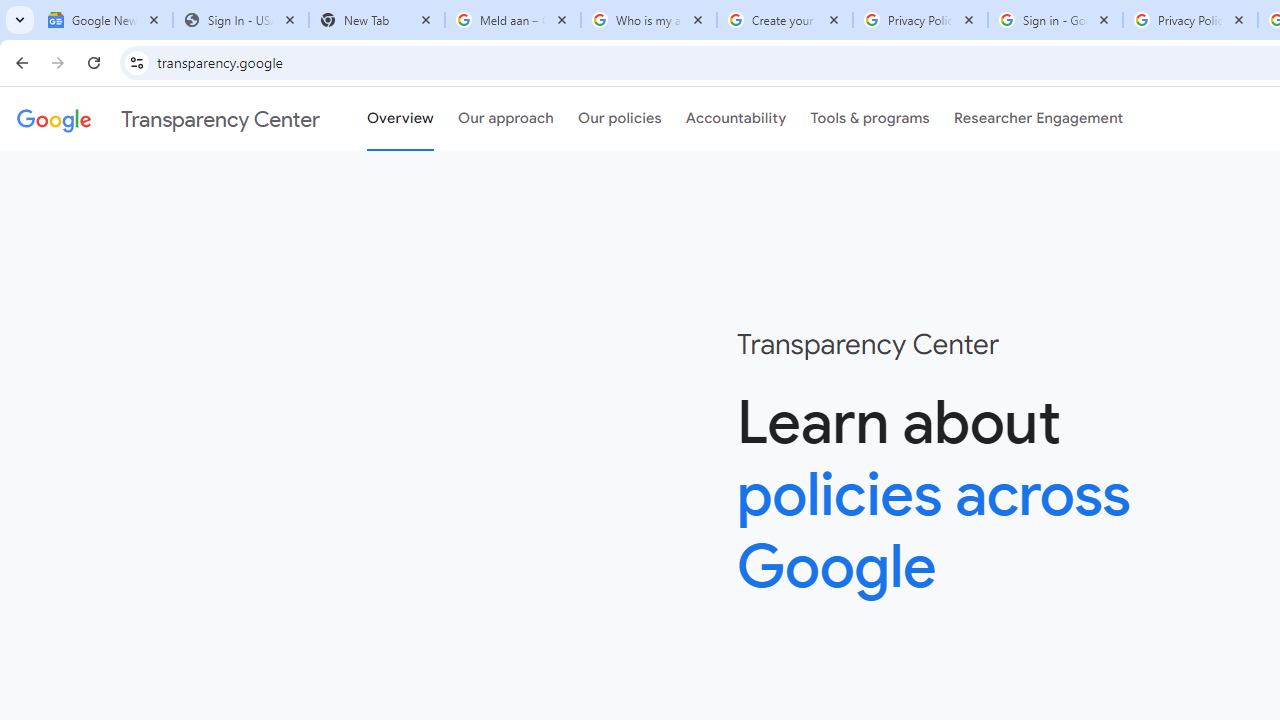  Describe the element at coordinates (648, 20) in the screenshot. I see `'Who is my administrator? - Google Account Help'` at that location.